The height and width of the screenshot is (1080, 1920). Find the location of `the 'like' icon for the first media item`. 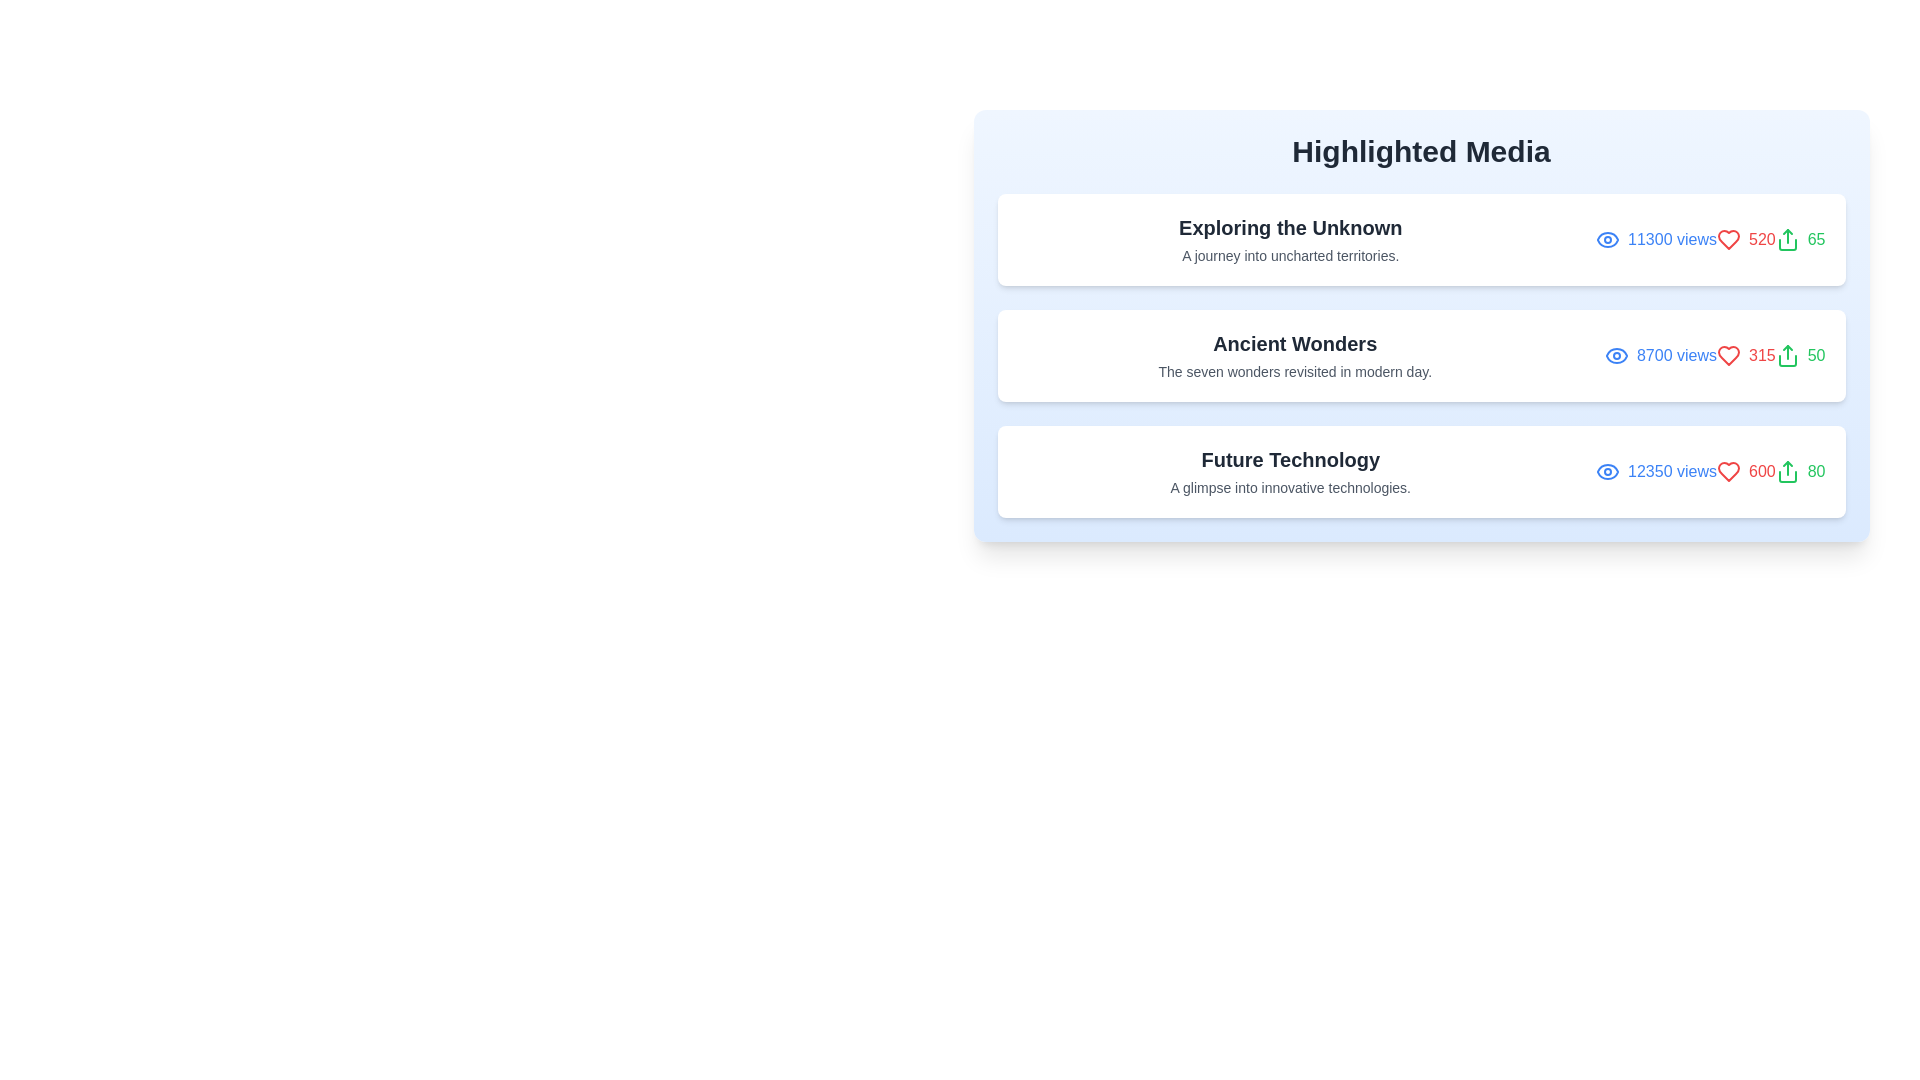

the 'like' icon for the first media item is located at coordinates (1727, 238).